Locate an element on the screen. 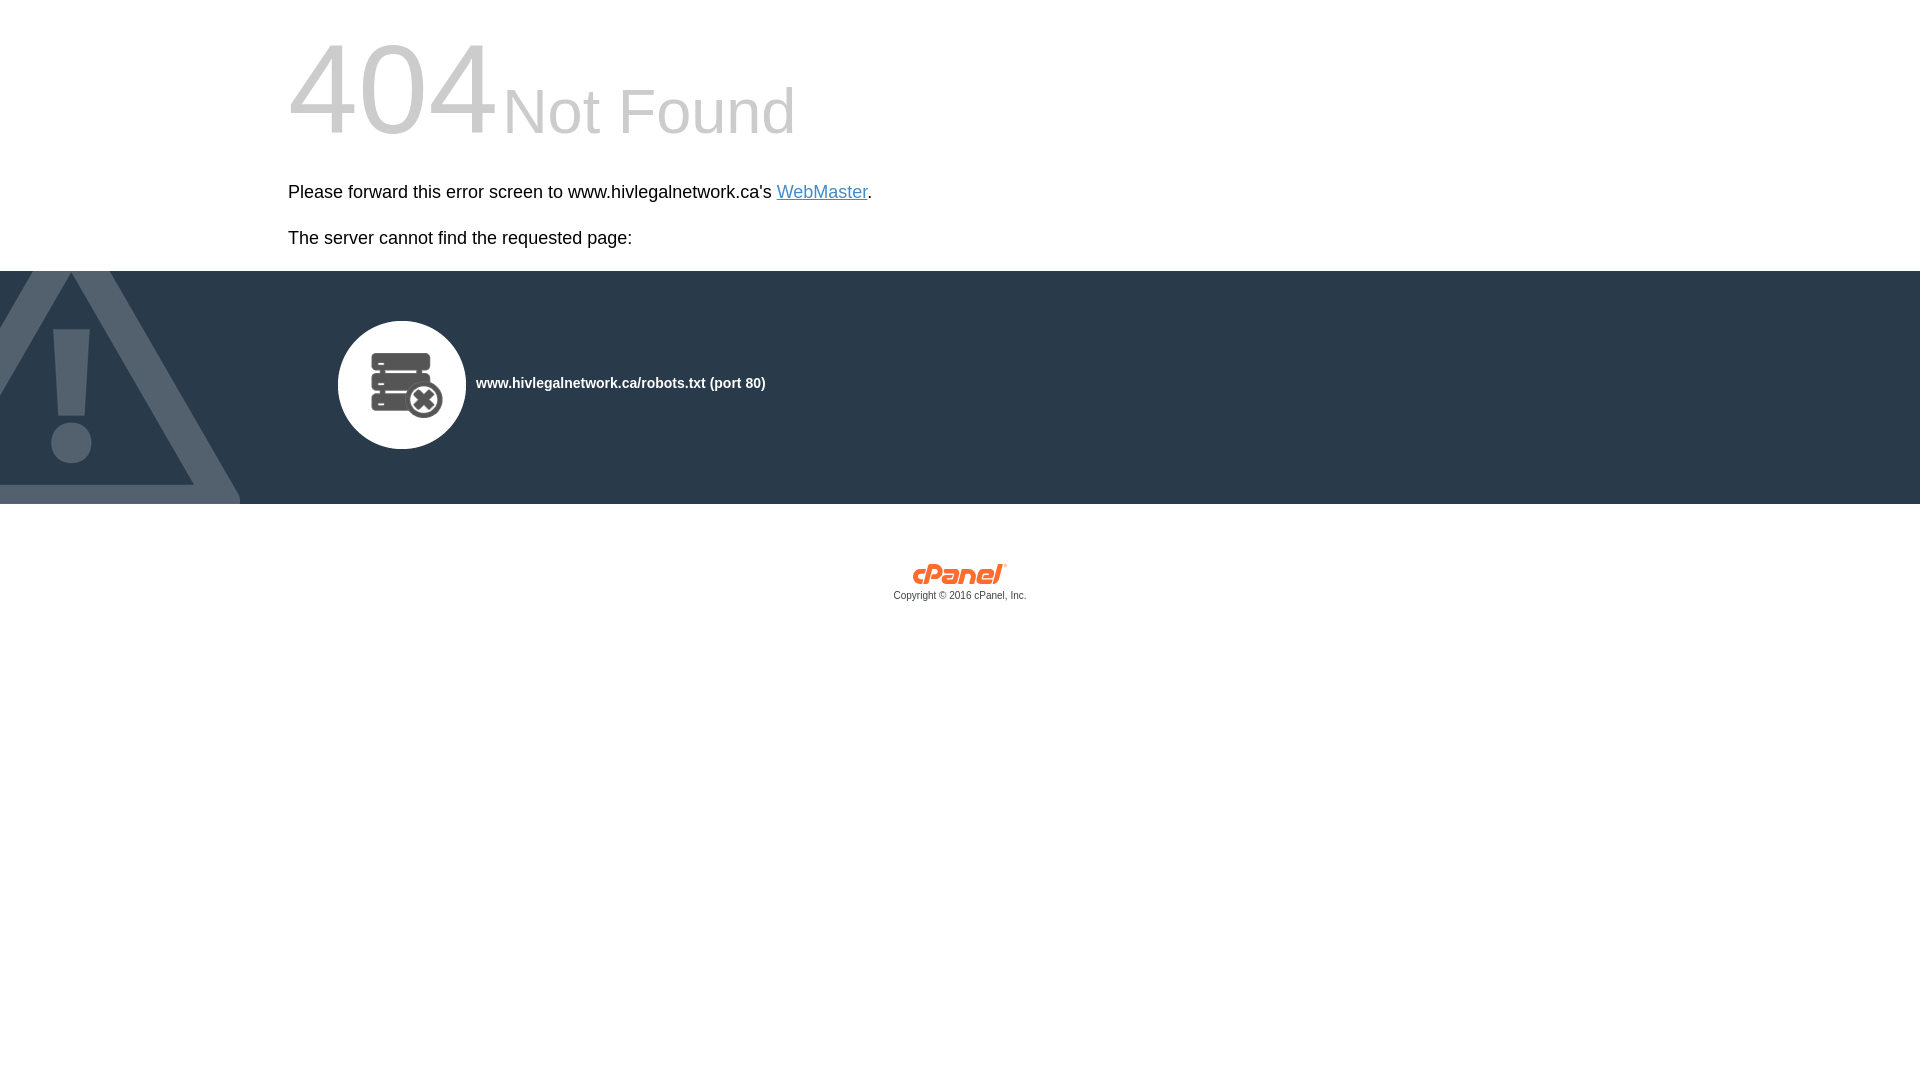 This screenshot has width=1920, height=1080. 'WebMaster' is located at coordinates (822, 192).